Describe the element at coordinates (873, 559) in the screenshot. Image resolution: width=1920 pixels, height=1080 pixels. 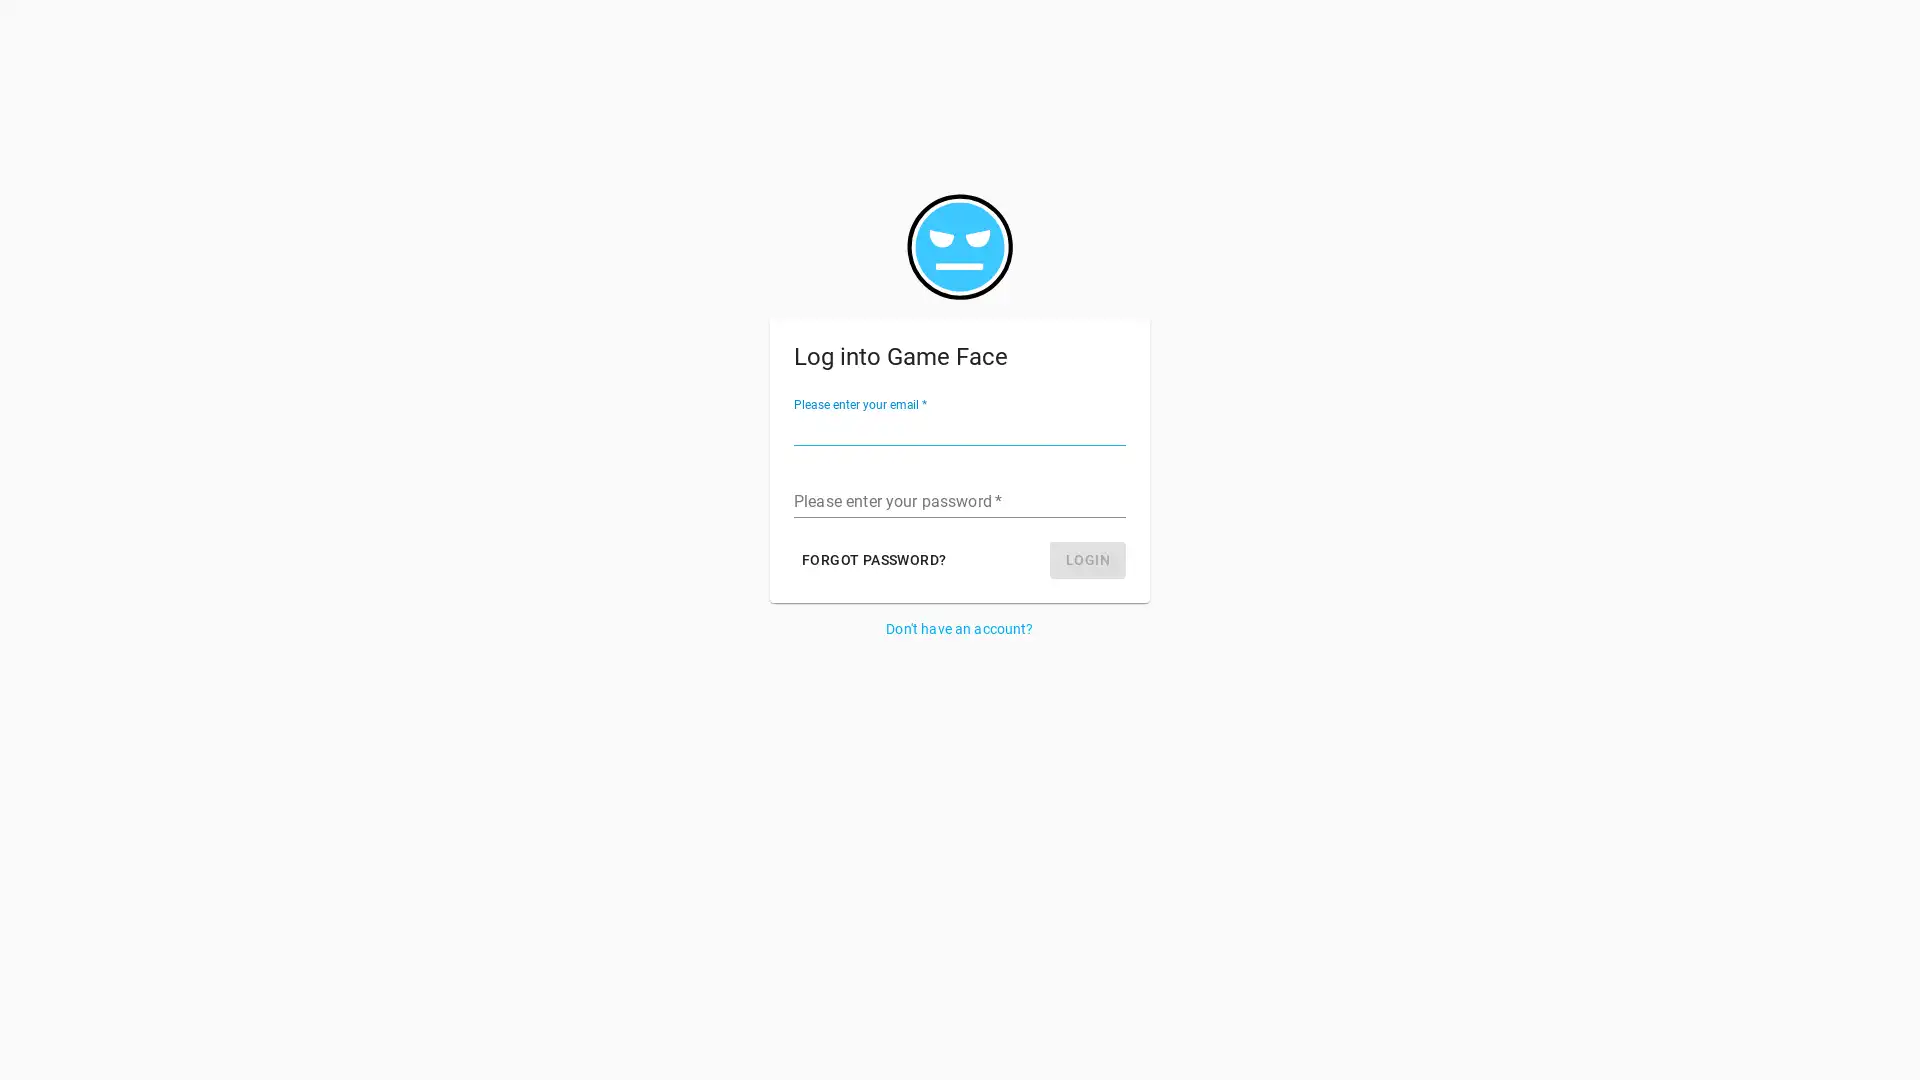
I see `FORGOT PASSWORD?` at that location.